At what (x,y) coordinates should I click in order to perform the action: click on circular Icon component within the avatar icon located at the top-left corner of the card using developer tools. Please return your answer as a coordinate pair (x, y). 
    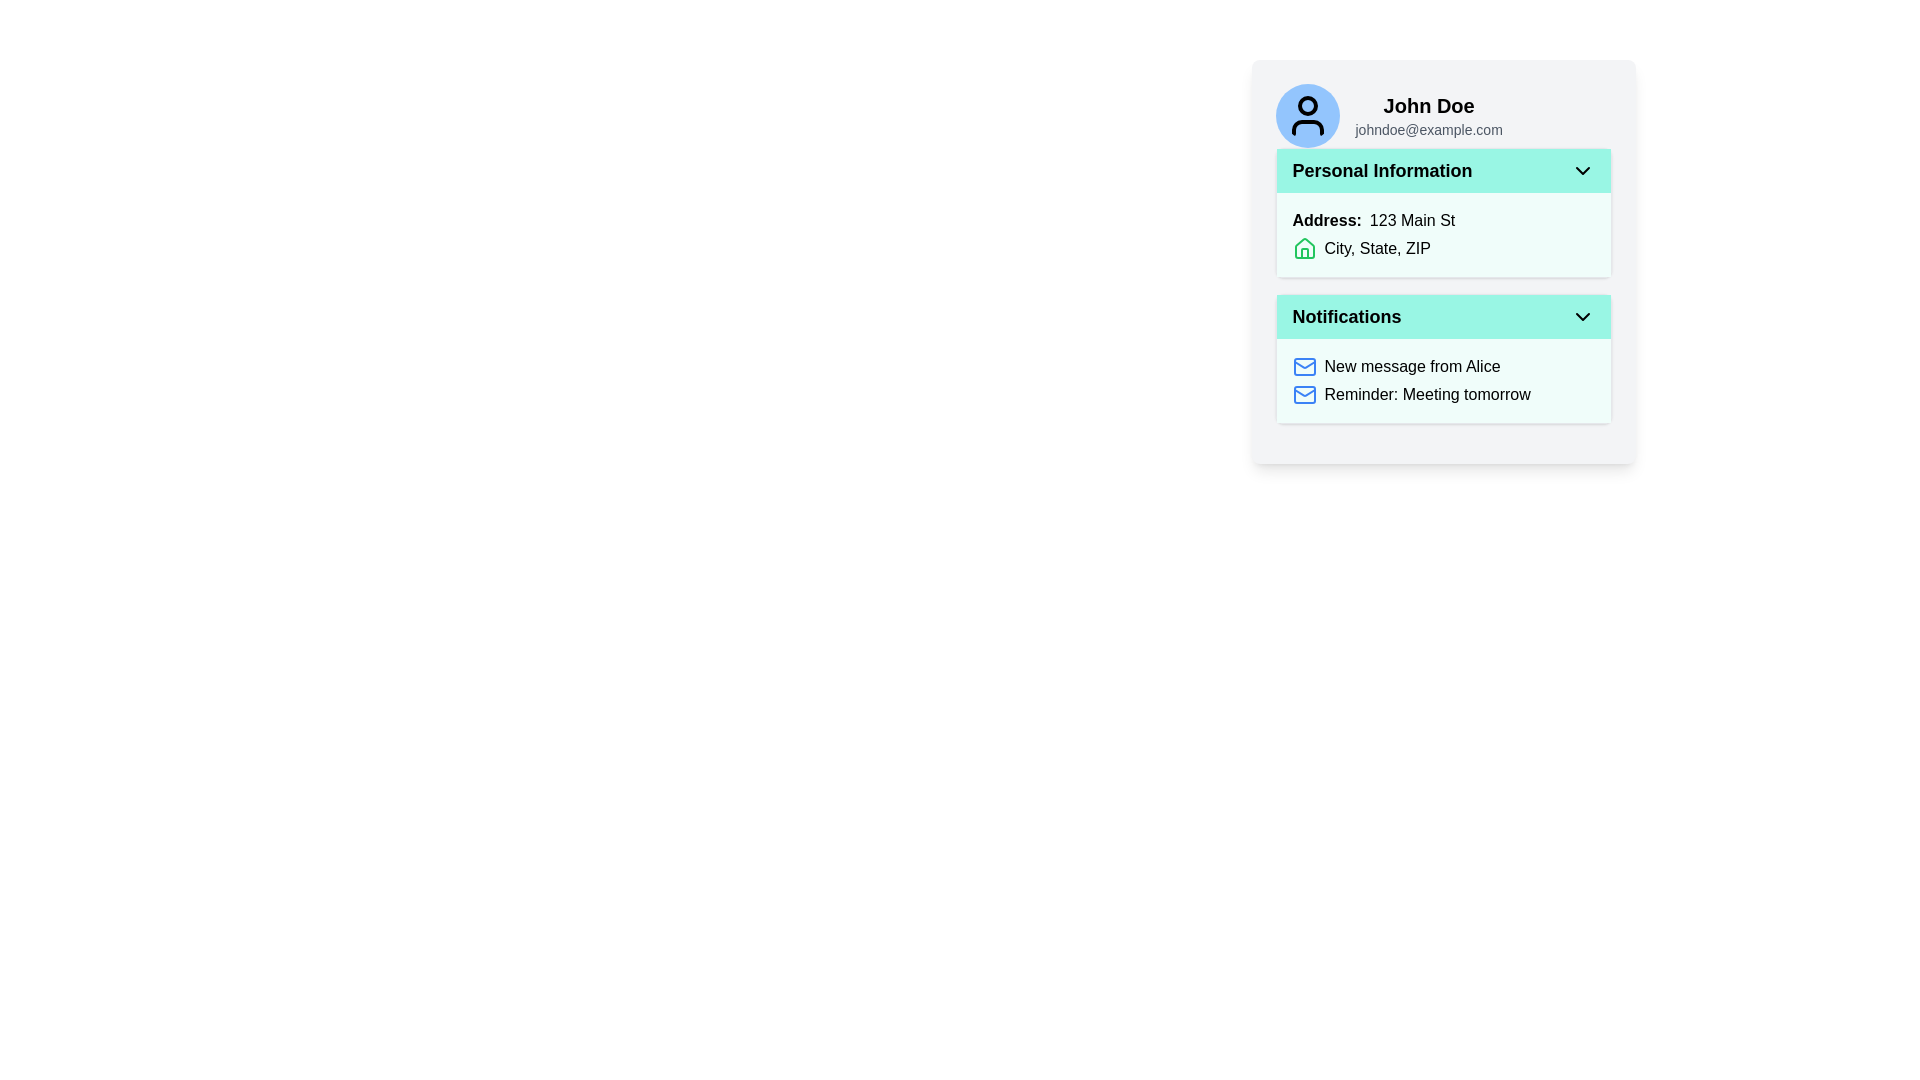
    Looking at the image, I should click on (1307, 105).